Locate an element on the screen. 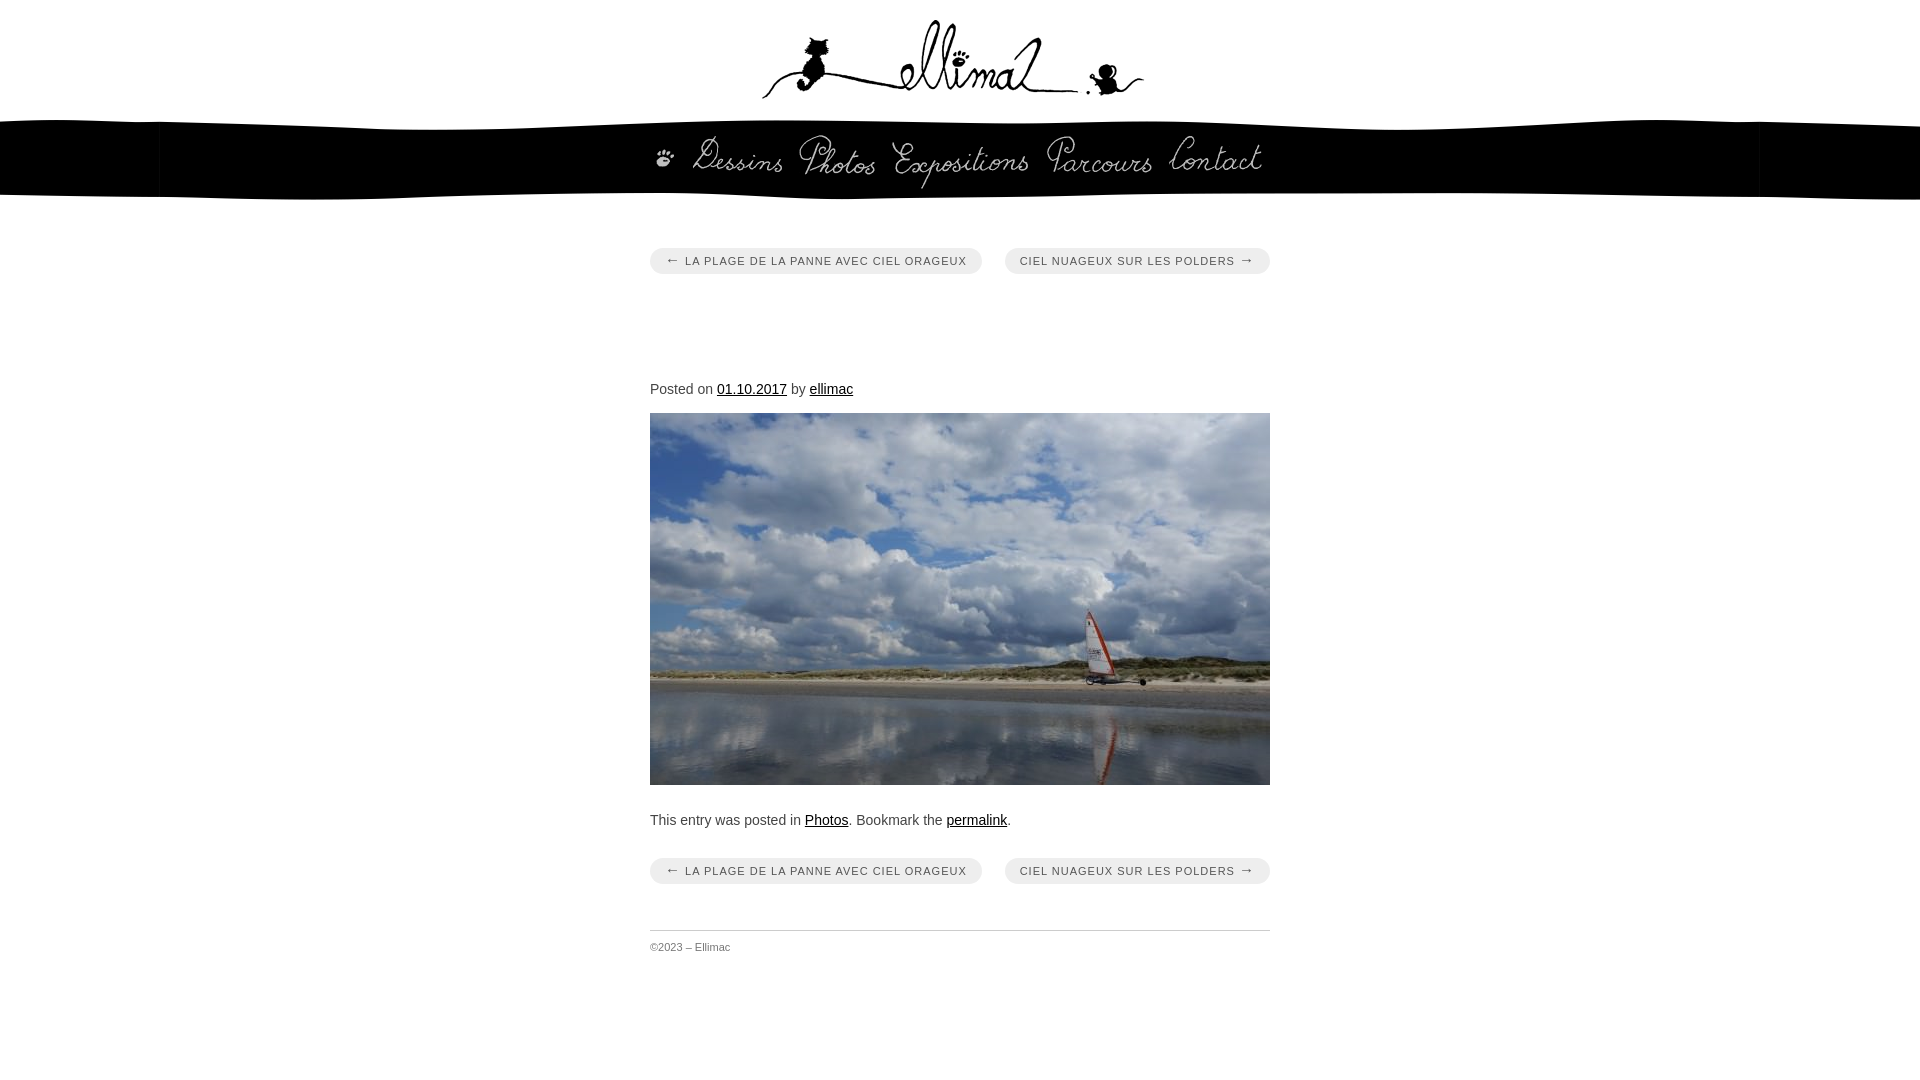 The image size is (1920, 1080). 'Dessins' is located at coordinates (737, 161).